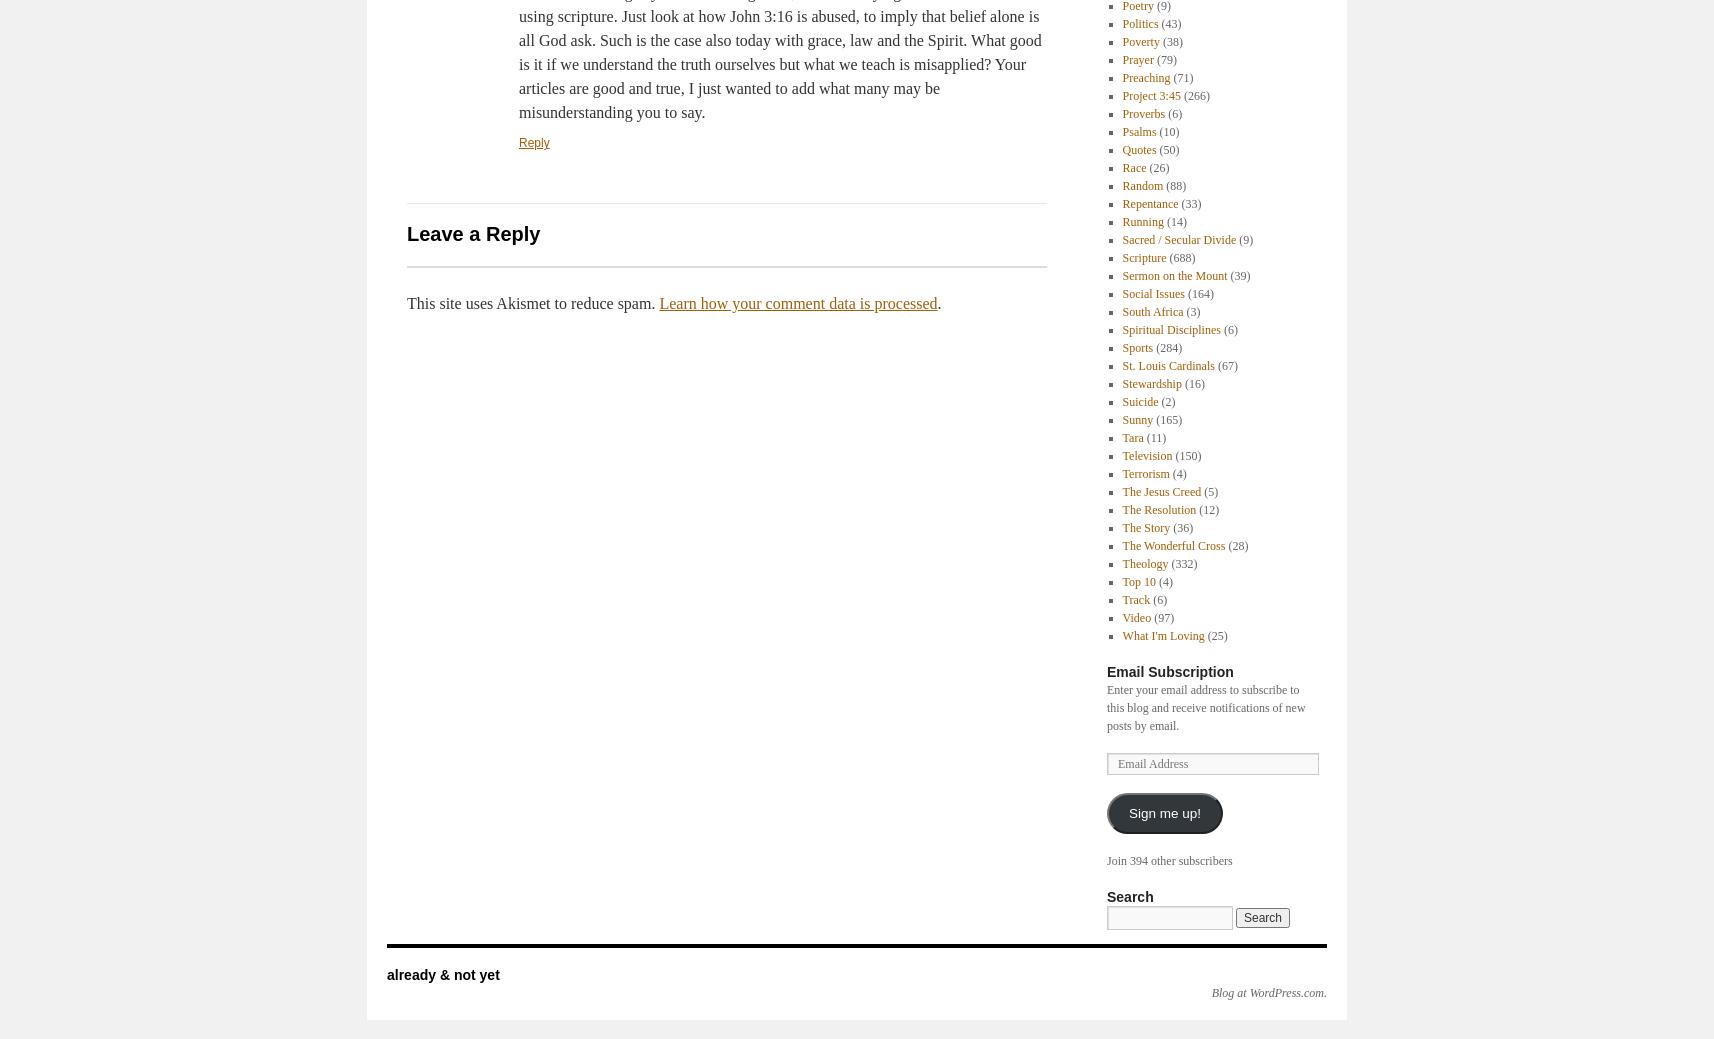 The image size is (1714, 1039). Describe the element at coordinates (1137, 346) in the screenshot. I see `'Sports'` at that location.